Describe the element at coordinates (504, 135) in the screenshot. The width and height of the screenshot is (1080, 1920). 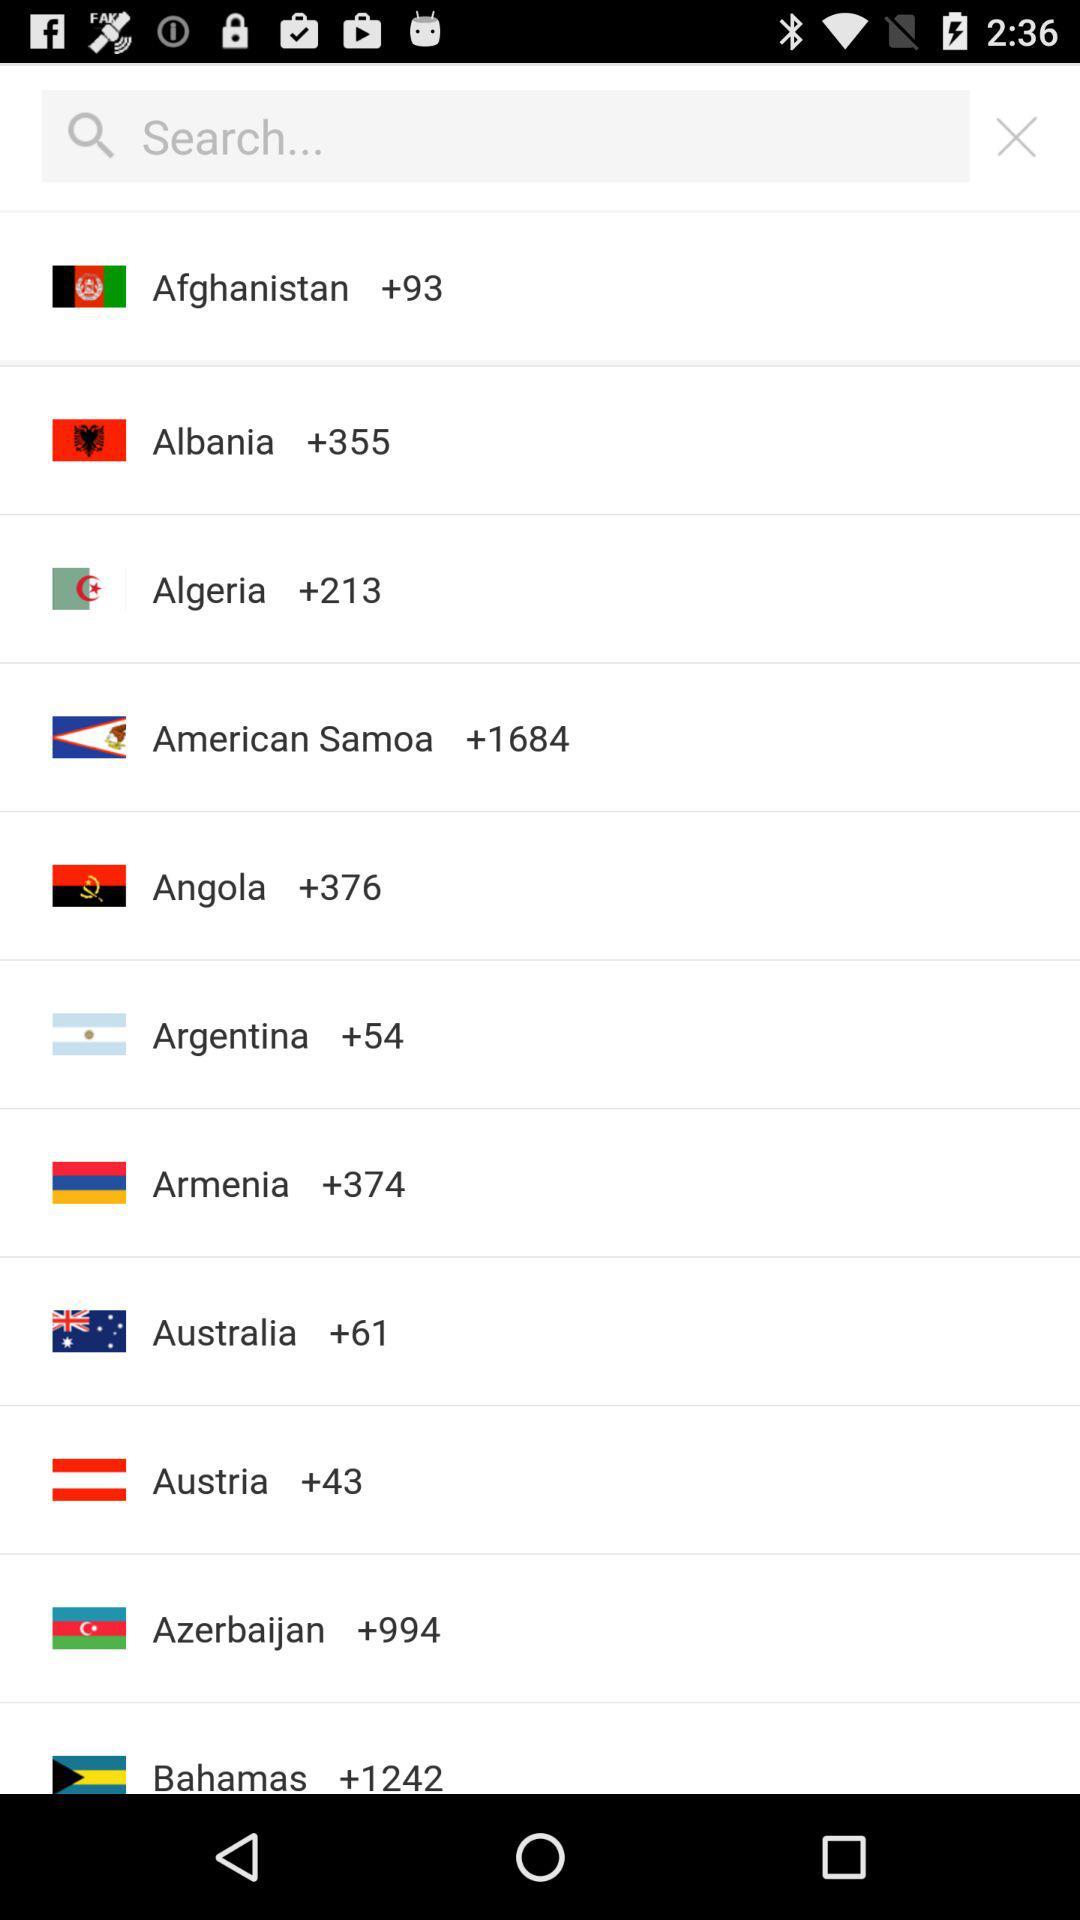
I see `search bar` at that location.